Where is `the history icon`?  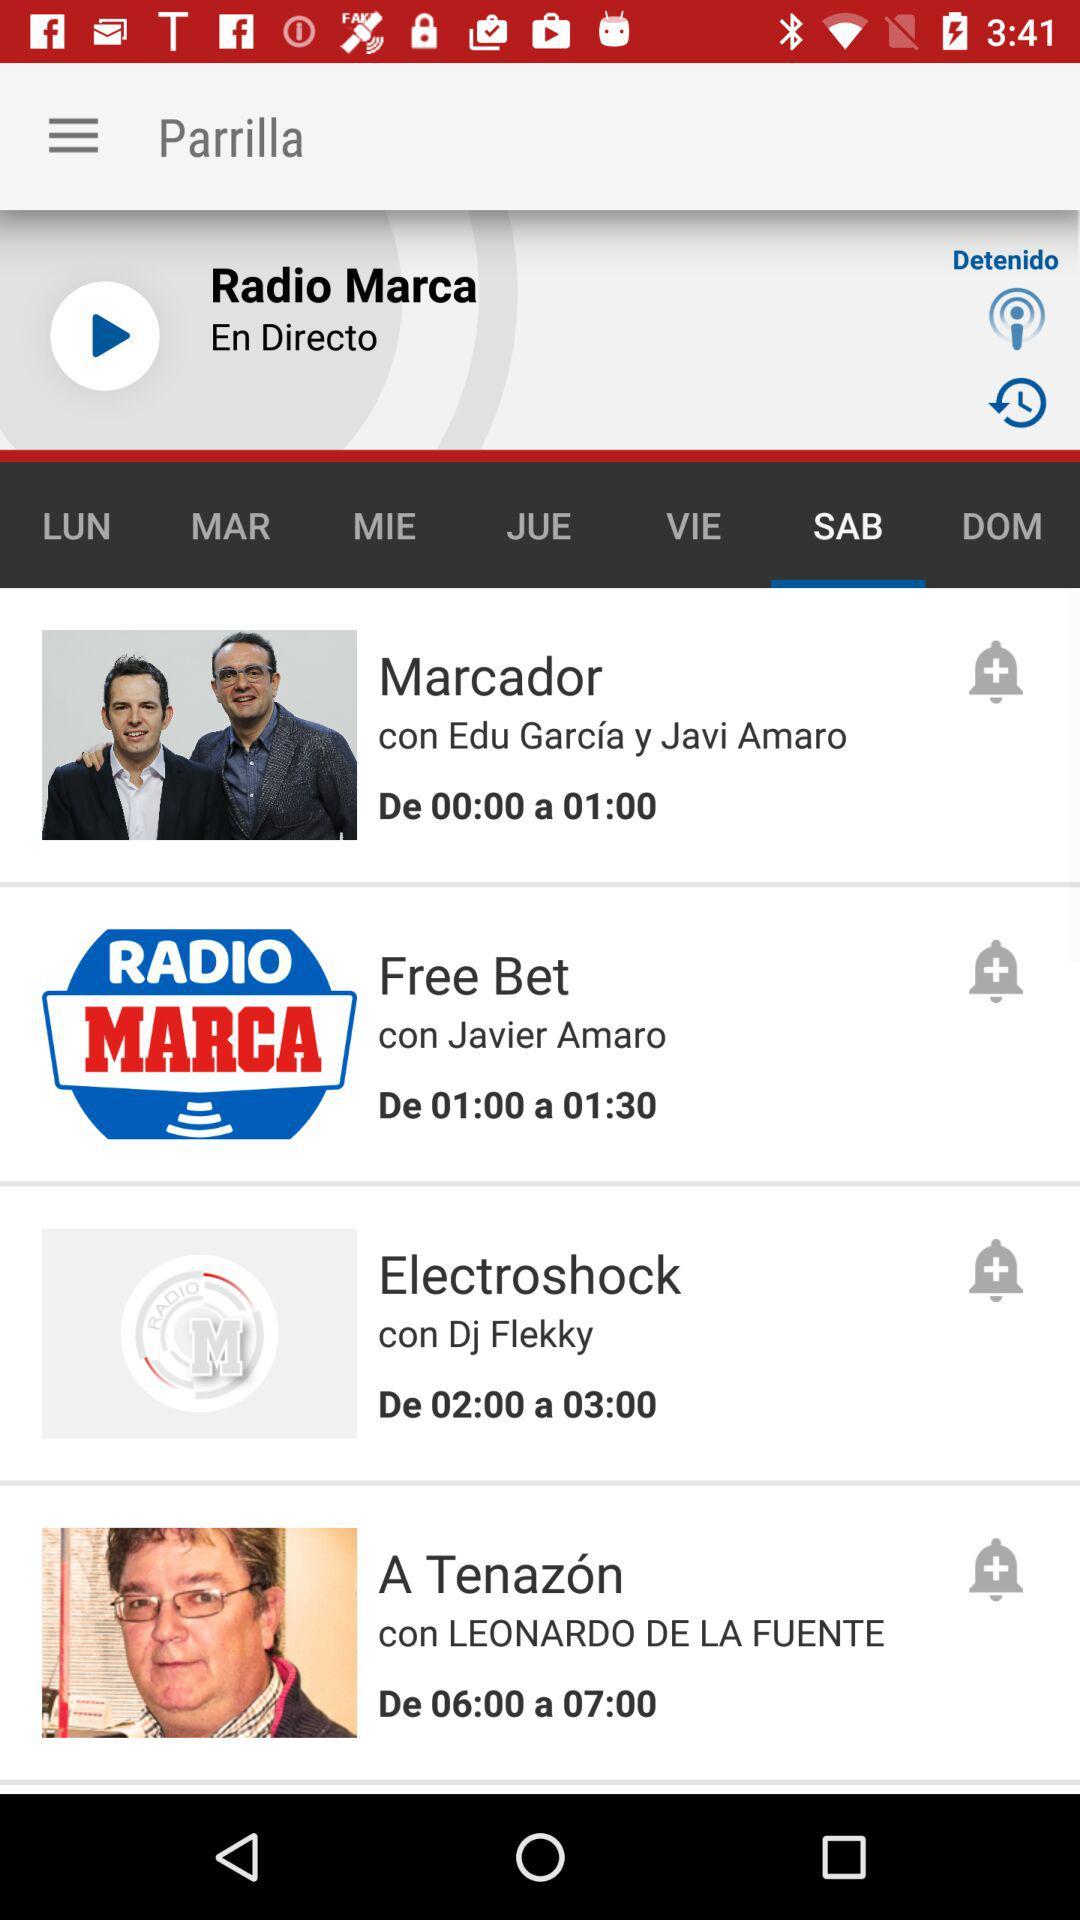
the history icon is located at coordinates (1017, 401).